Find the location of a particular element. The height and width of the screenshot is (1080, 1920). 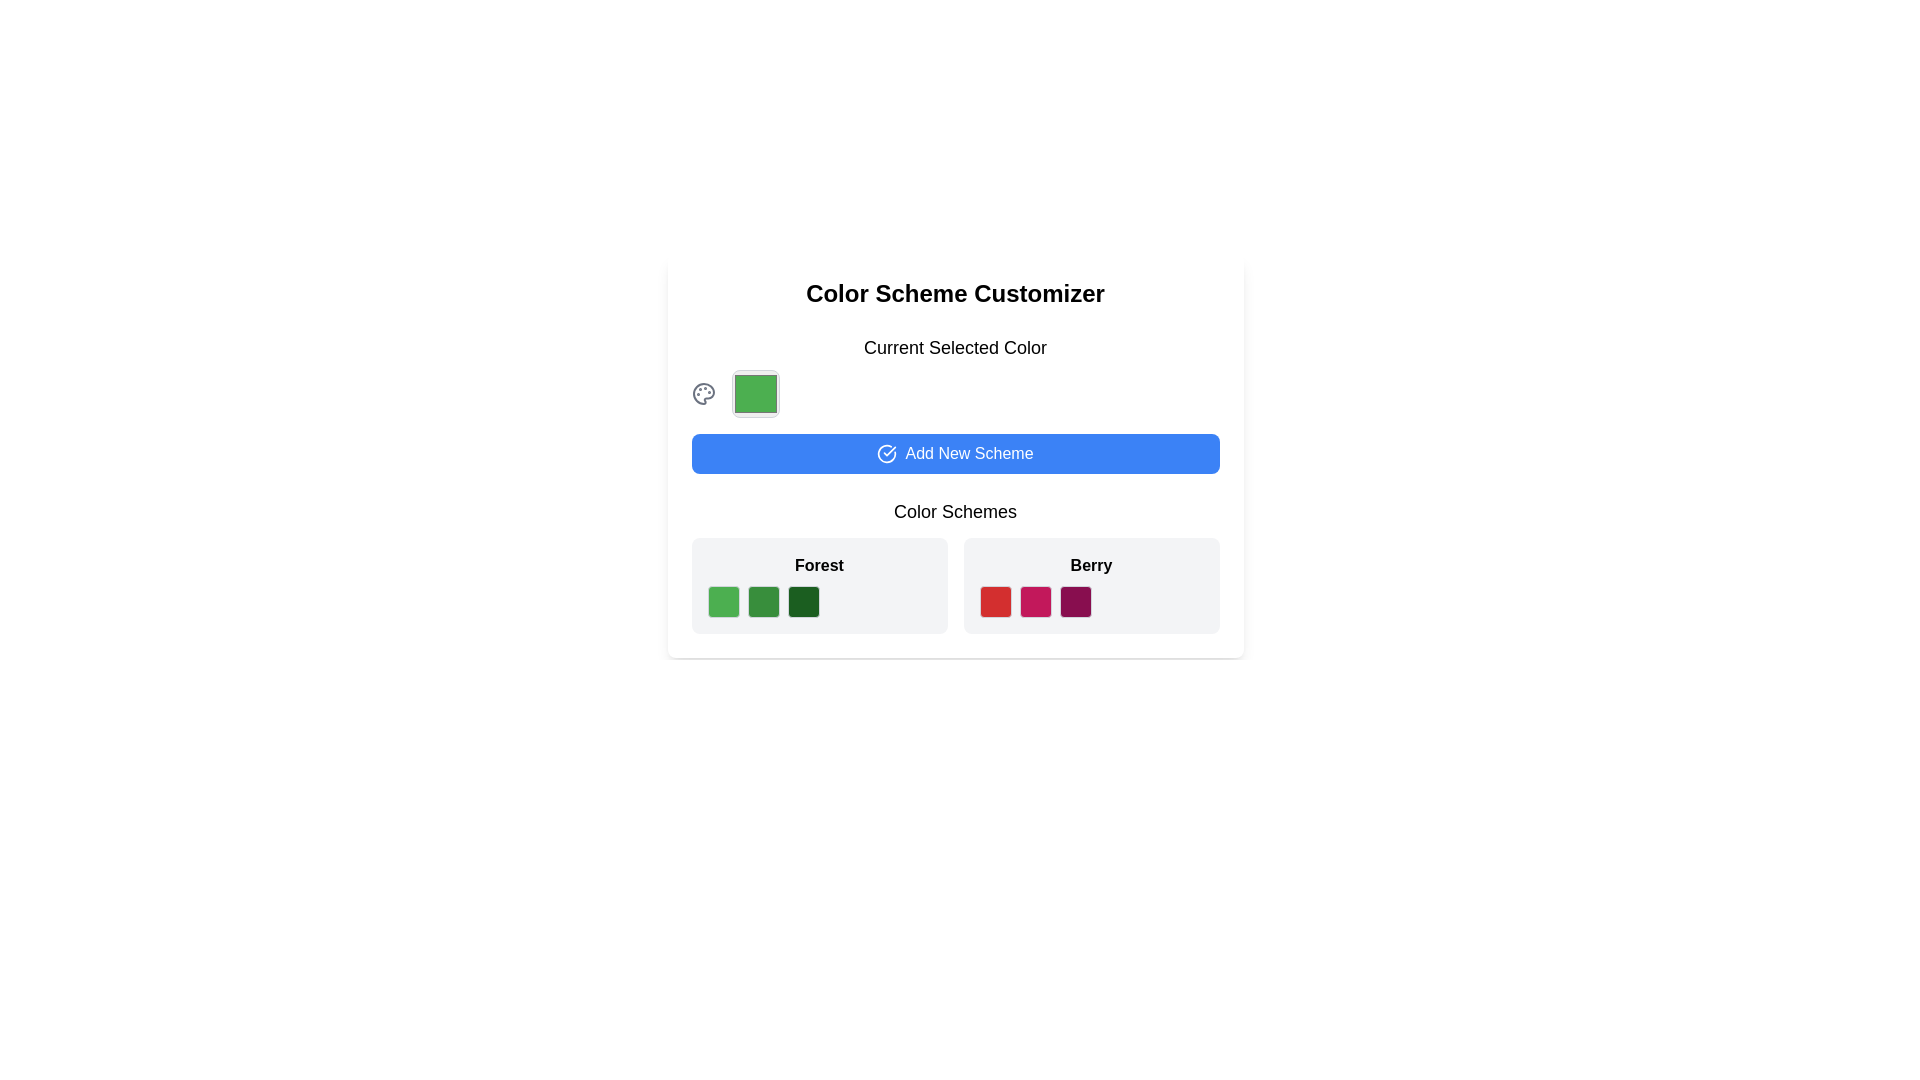

the 'Berry' color scheme option in the lower-right section of the interface is located at coordinates (1090, 585).